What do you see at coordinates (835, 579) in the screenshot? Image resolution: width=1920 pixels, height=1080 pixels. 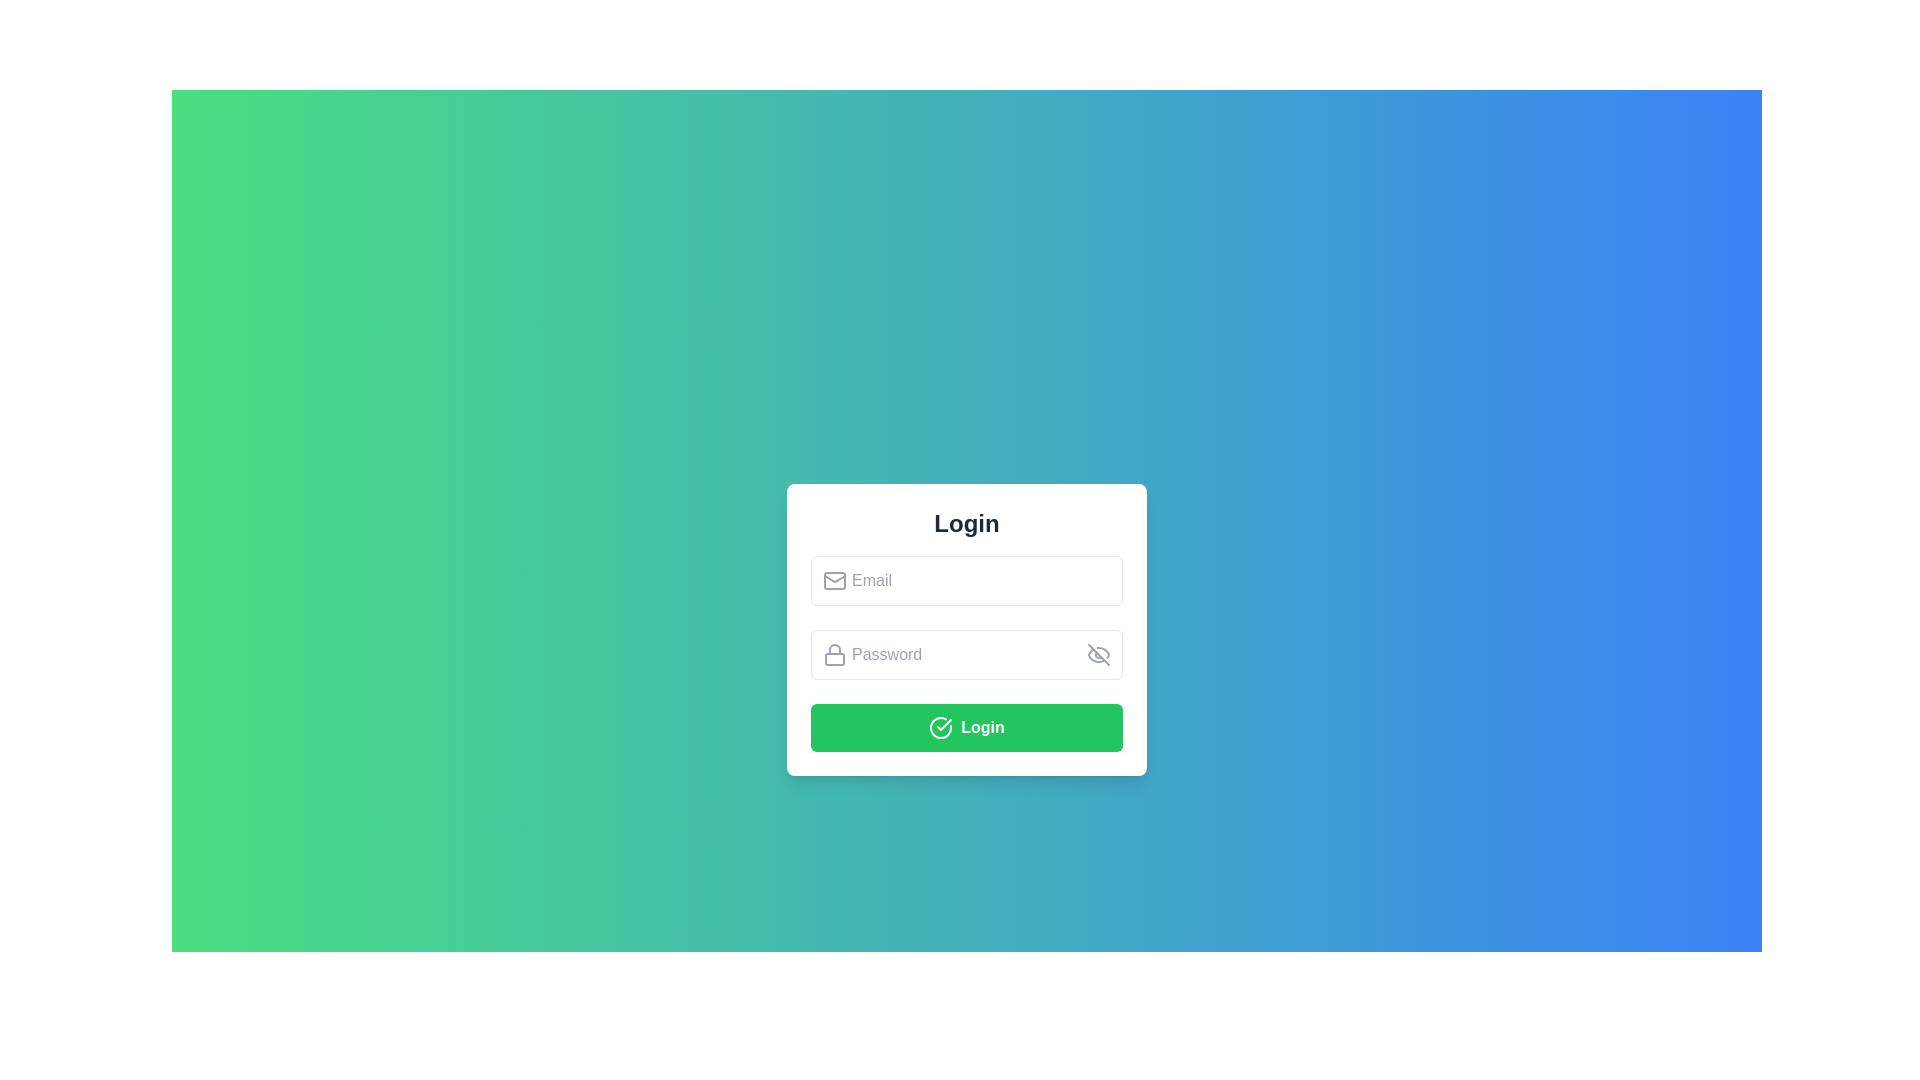 I see `the envelope icon component located to the left of the 'Email' text input field in the login form` at bounding box center [835, 579].